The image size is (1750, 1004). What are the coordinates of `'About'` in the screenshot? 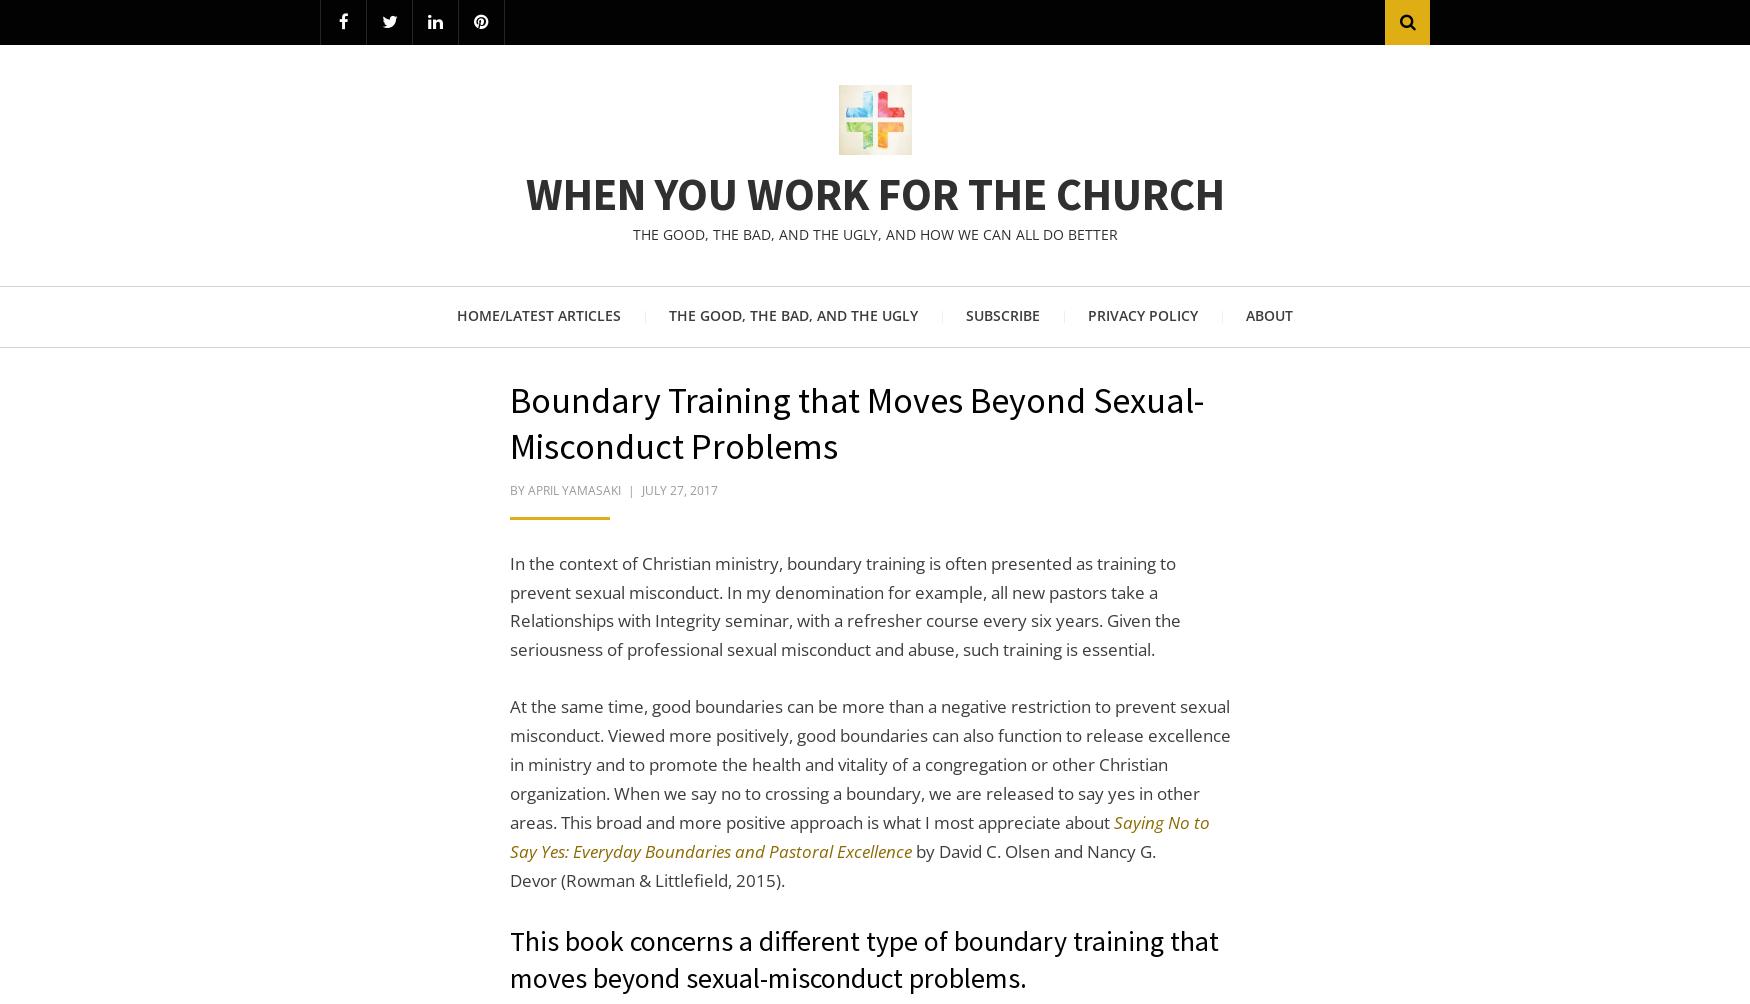 It's located at (1268, 314).